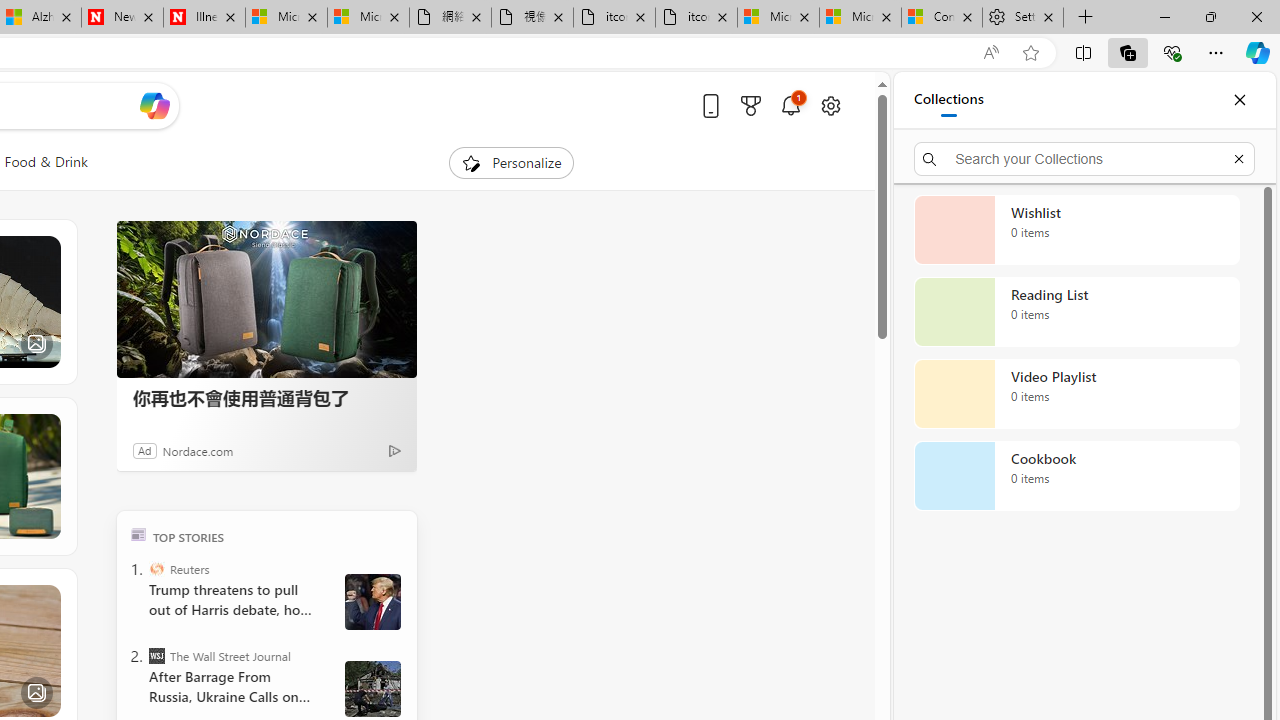 This screenshot has width=1280, height=720. I want to click on 'itconcepthk.com/projector_solutions.mp4', so click(696, 17).